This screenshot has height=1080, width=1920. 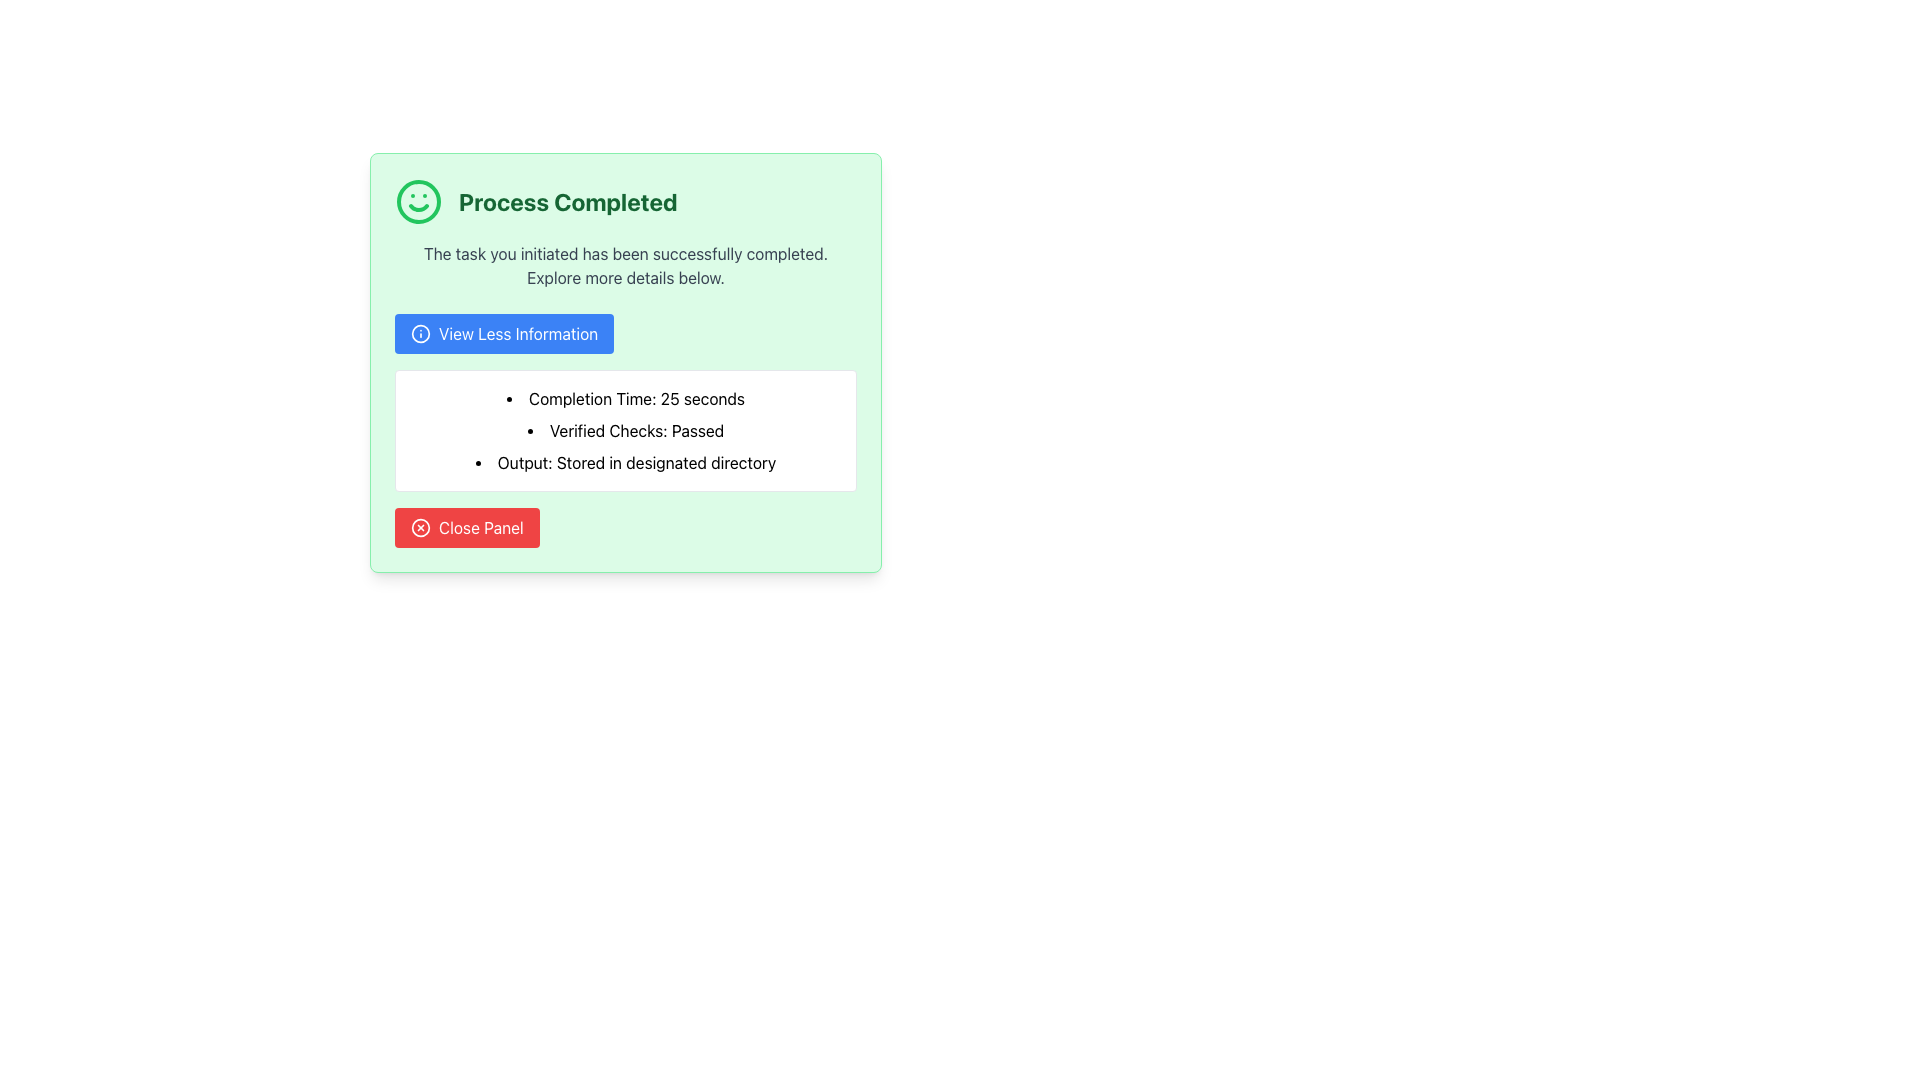 I want to click on the icon positioned at the beginning of the 'Close Panel' button, which visually complements the button's function as a close or dismiss action, so click(x=420, y=527).